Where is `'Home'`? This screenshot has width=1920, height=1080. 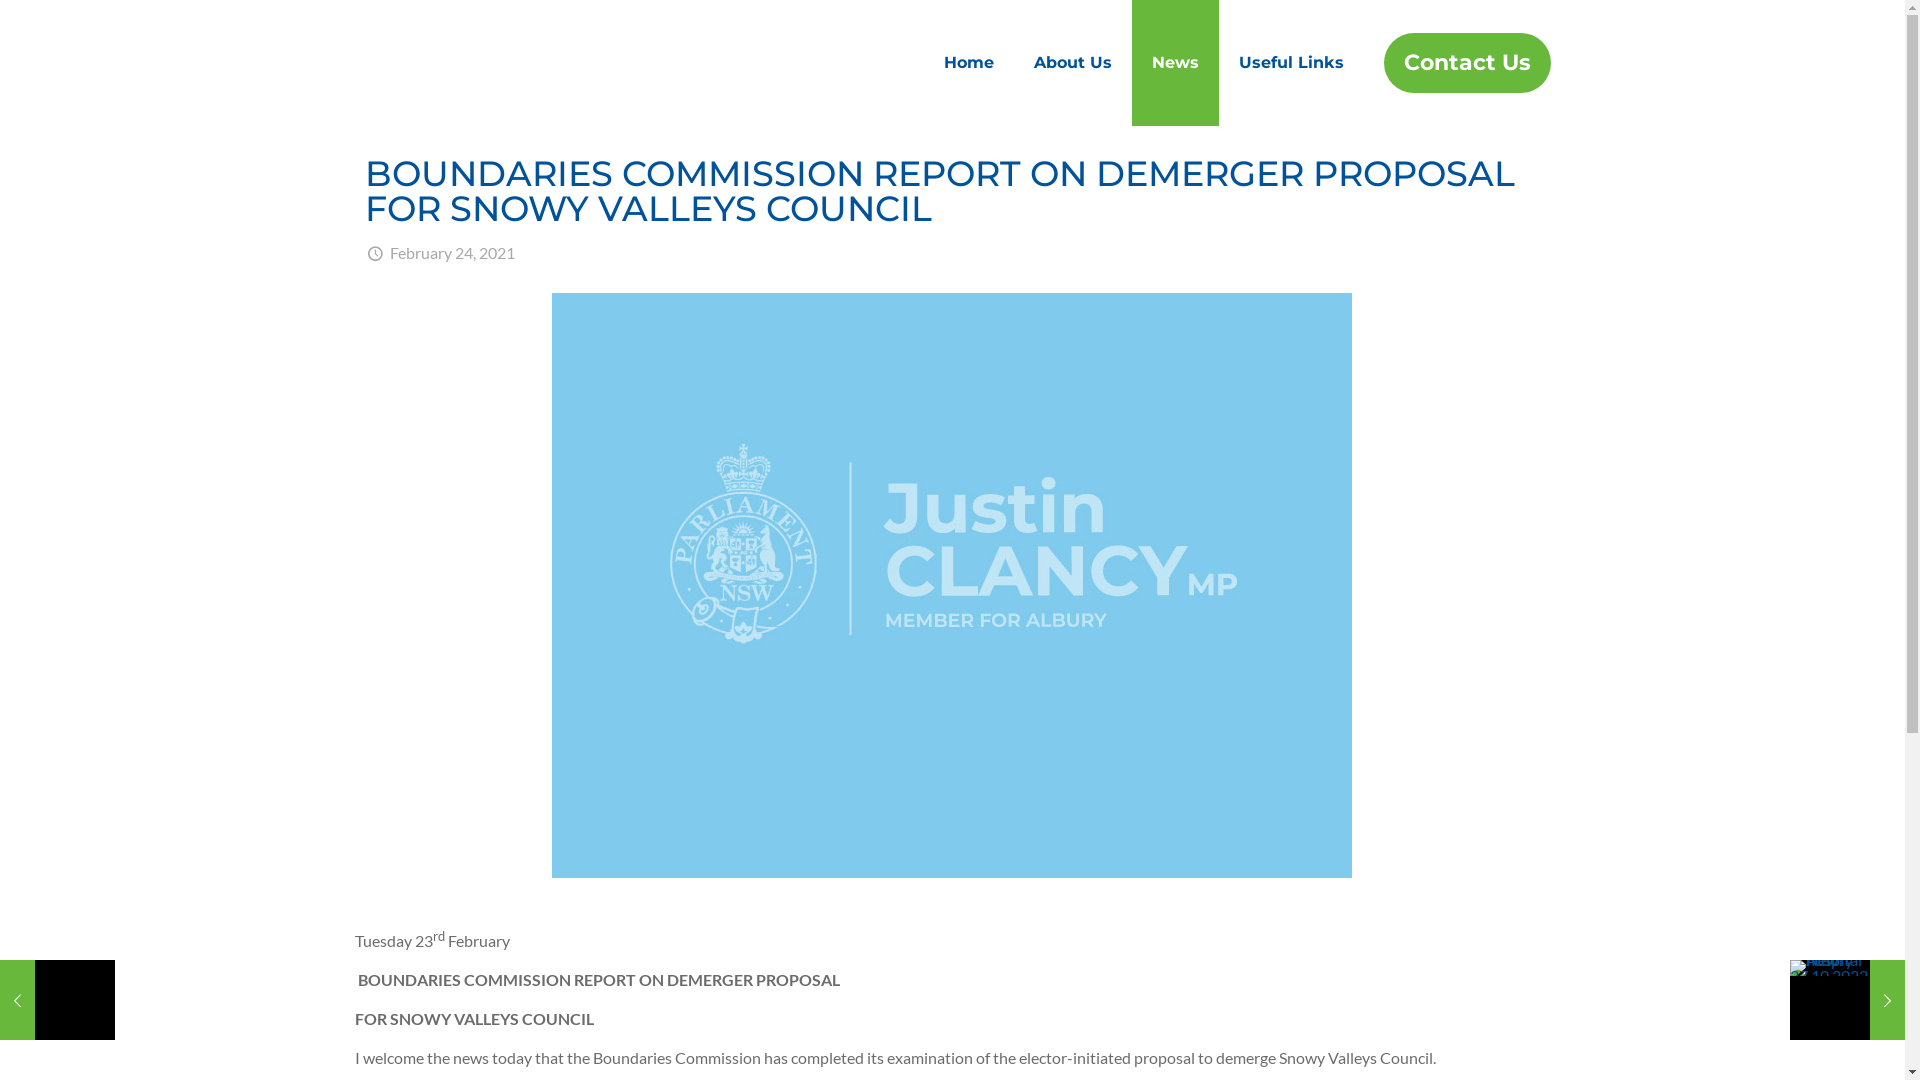
'Home' is located at coordinates (923, 61).